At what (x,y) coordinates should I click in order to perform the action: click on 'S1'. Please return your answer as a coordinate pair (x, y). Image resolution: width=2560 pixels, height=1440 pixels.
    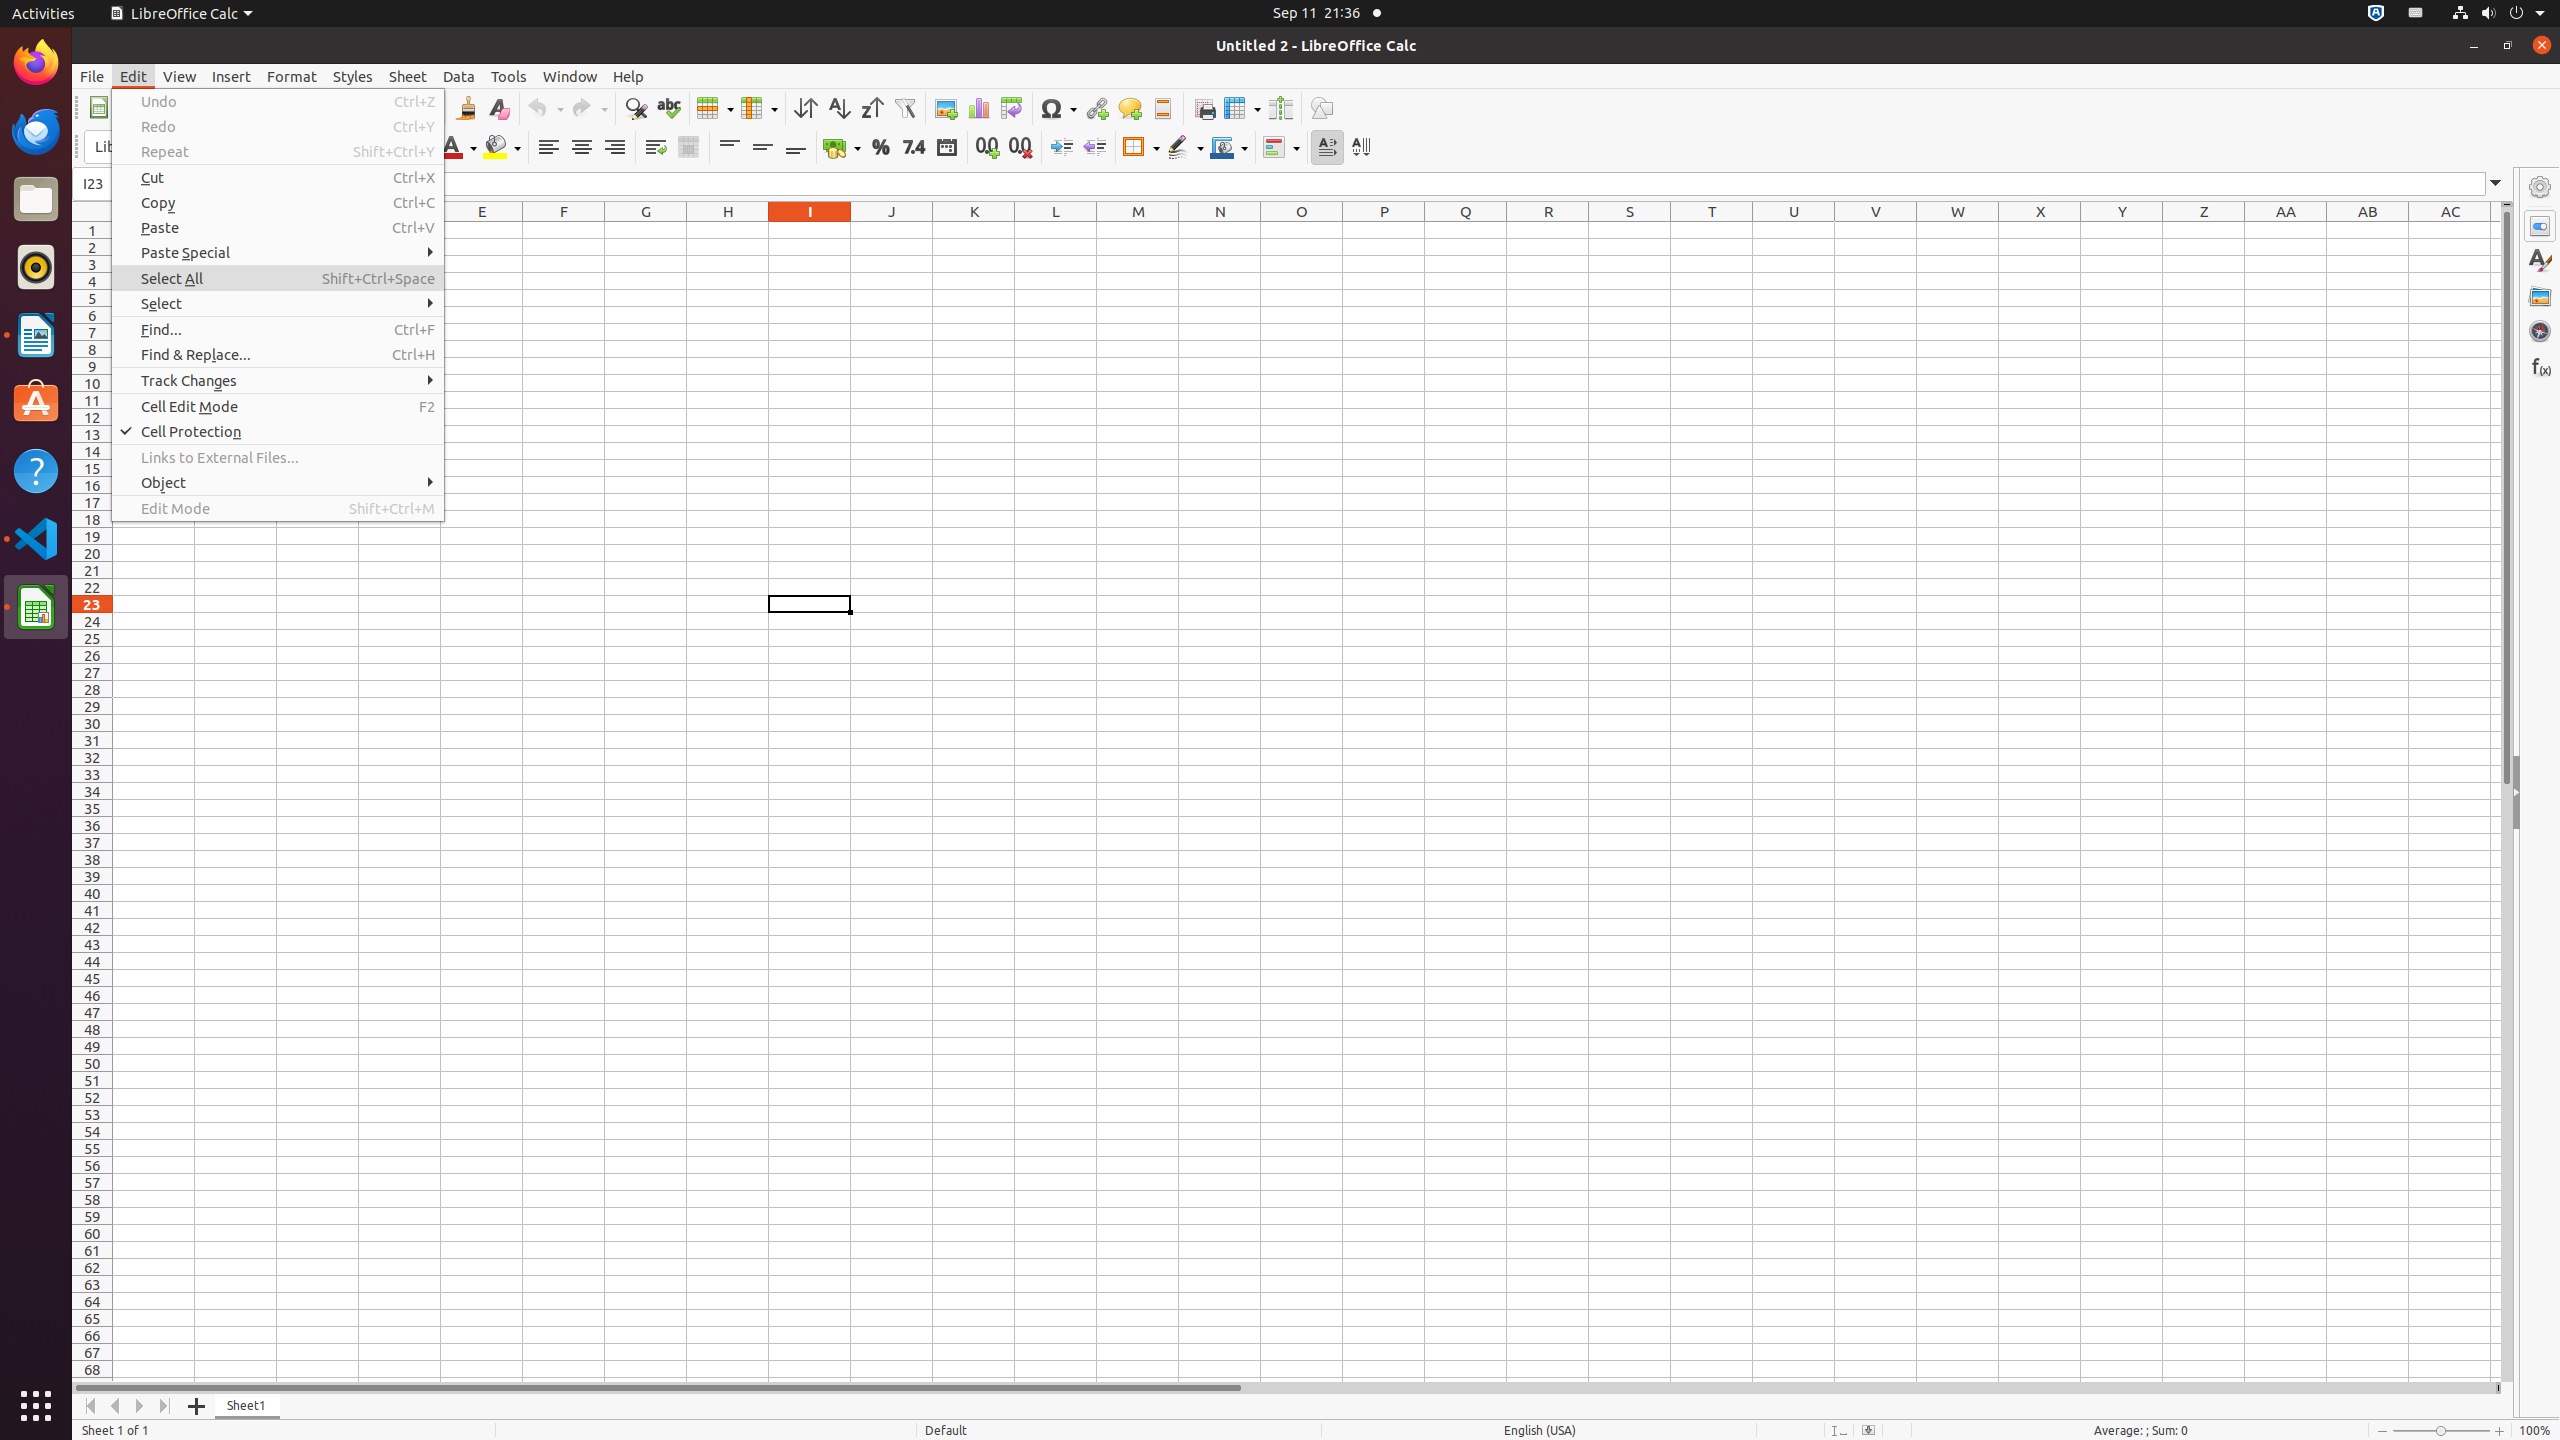
    Looking at the image, I should click on (1628, 229).